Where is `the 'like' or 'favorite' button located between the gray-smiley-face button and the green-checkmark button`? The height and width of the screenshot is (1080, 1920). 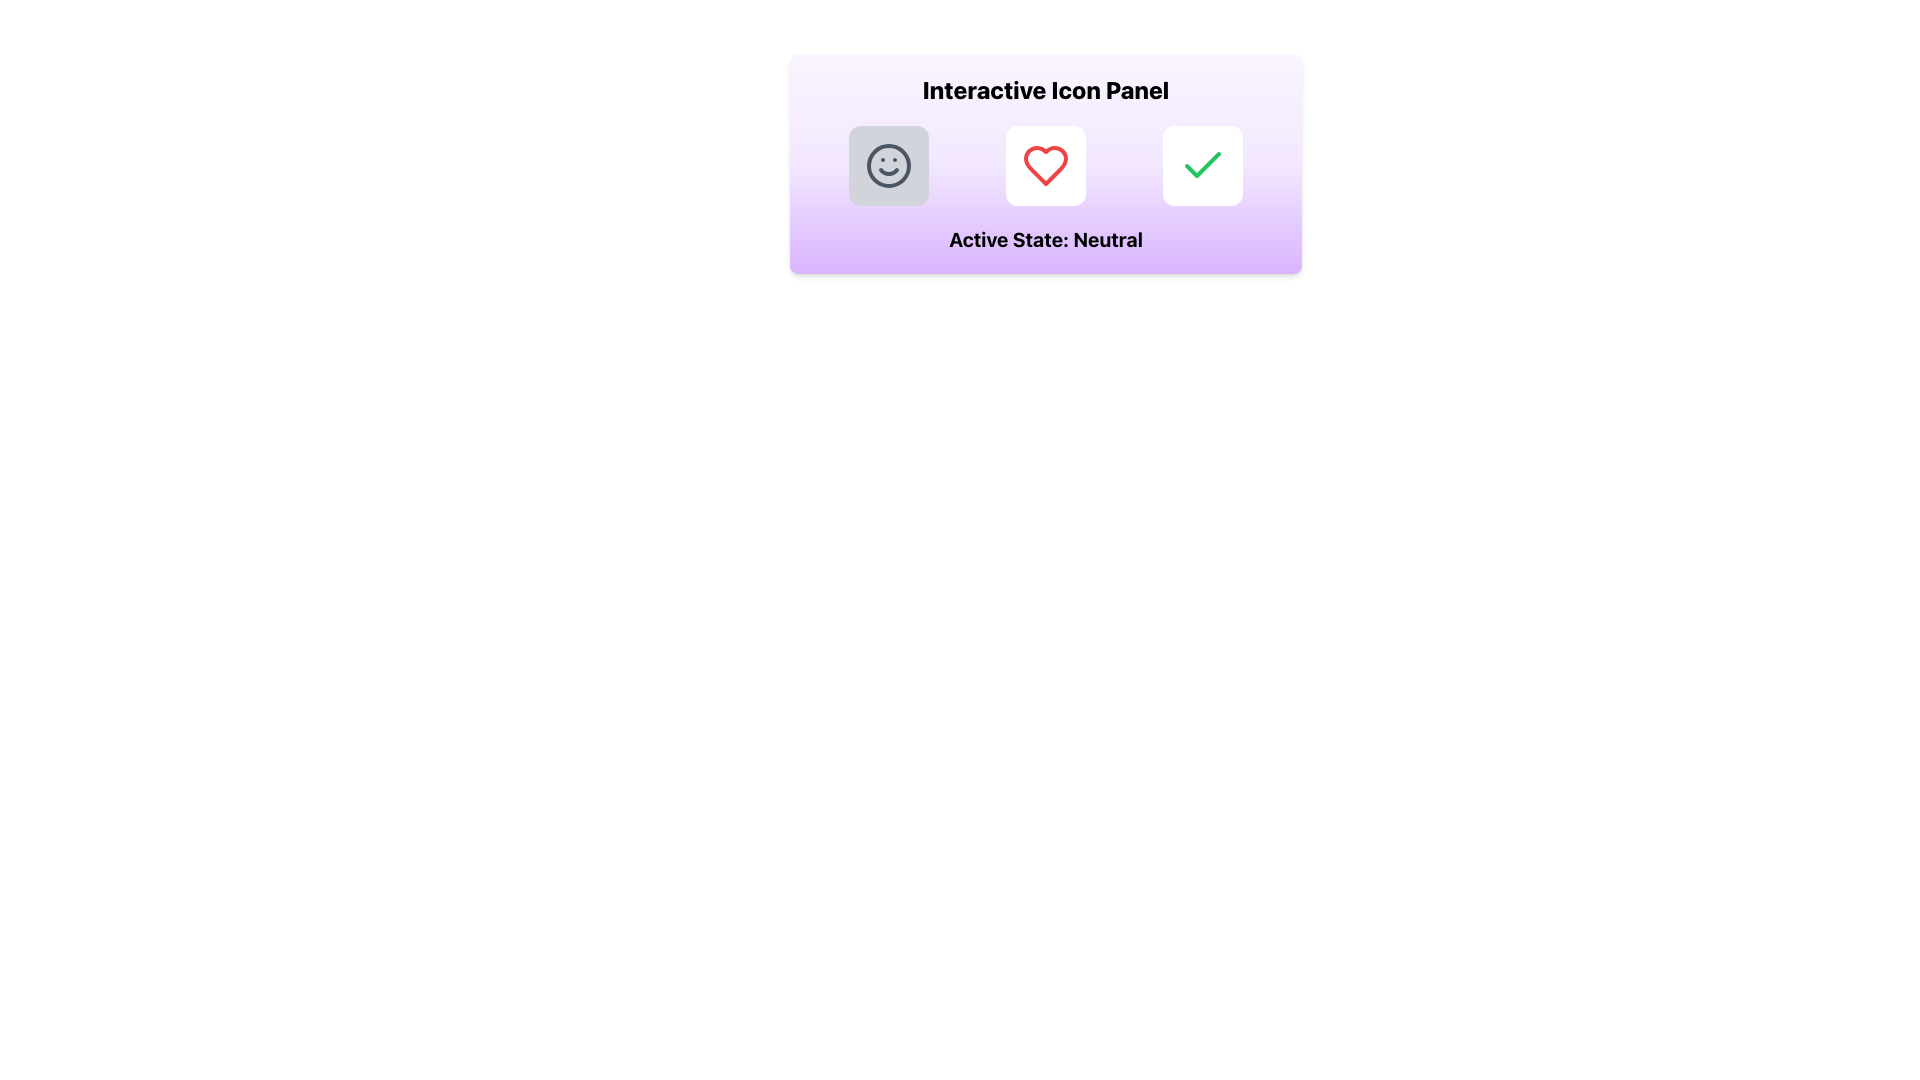
the 'like' or 'favorite' button located between the gray-smiley-face button and the green-checkmark button is located at coordinates (1045, 164).